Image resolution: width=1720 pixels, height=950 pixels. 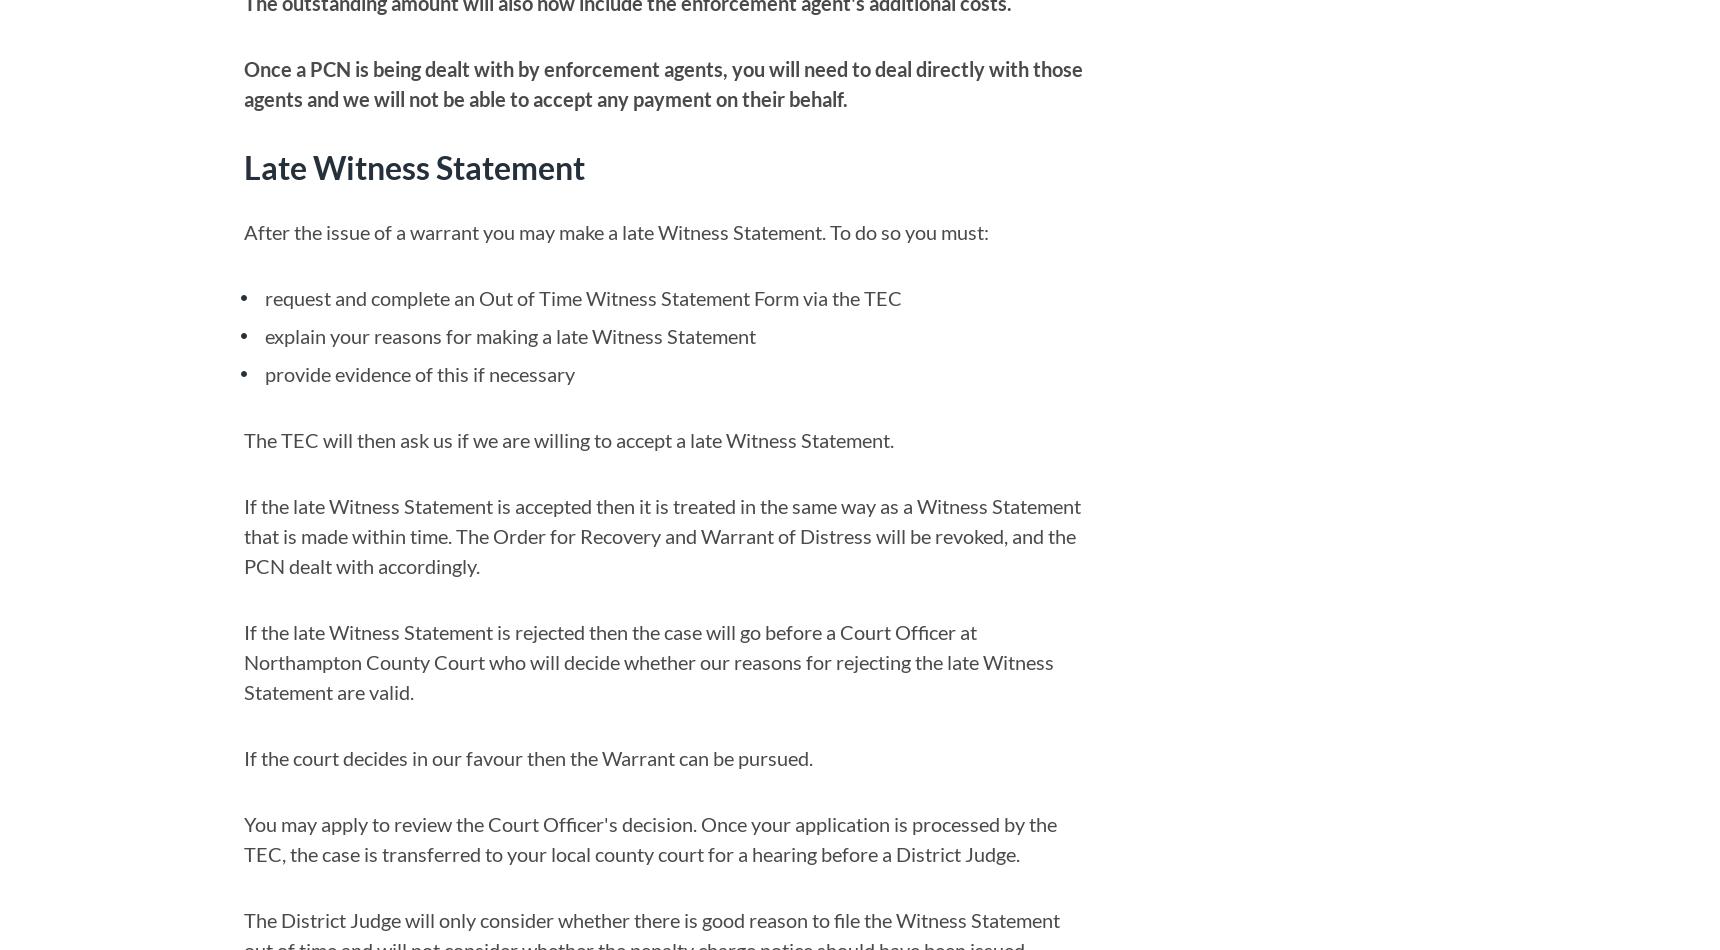 What do you see at coordinates (650, 838) in the screenshot?
I see `'You may apply to review the Court Officer's decision. Once your application is processed by the TEC, the case is transferred to your local county court for a hearing before a District Judge.'` at bounding box center [650, 838].